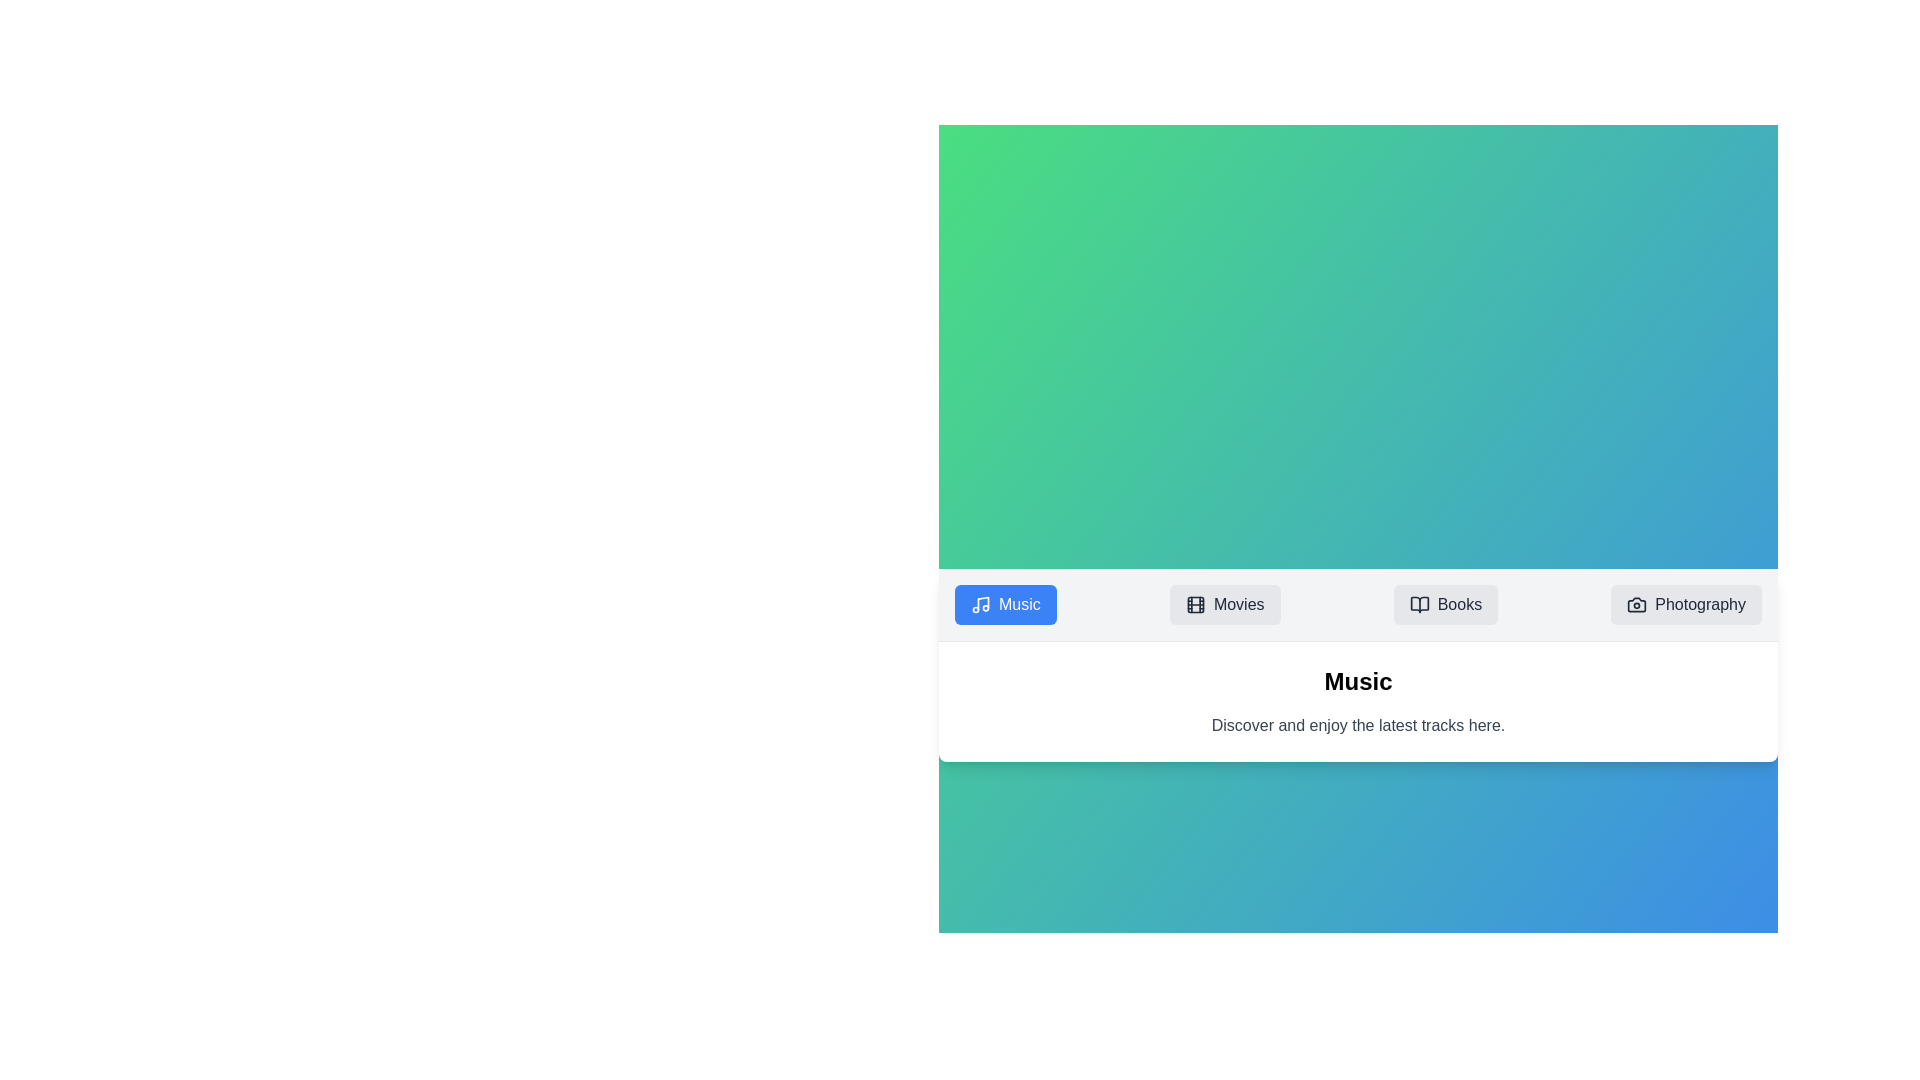 The width and height of the screenshot is (1920, 1080). I want to click on the 'Movies' menu label, which is located to the right of the film reel icon and adjacent to 'Music' on the left and 'Books' on the right, so click(1238, 603).